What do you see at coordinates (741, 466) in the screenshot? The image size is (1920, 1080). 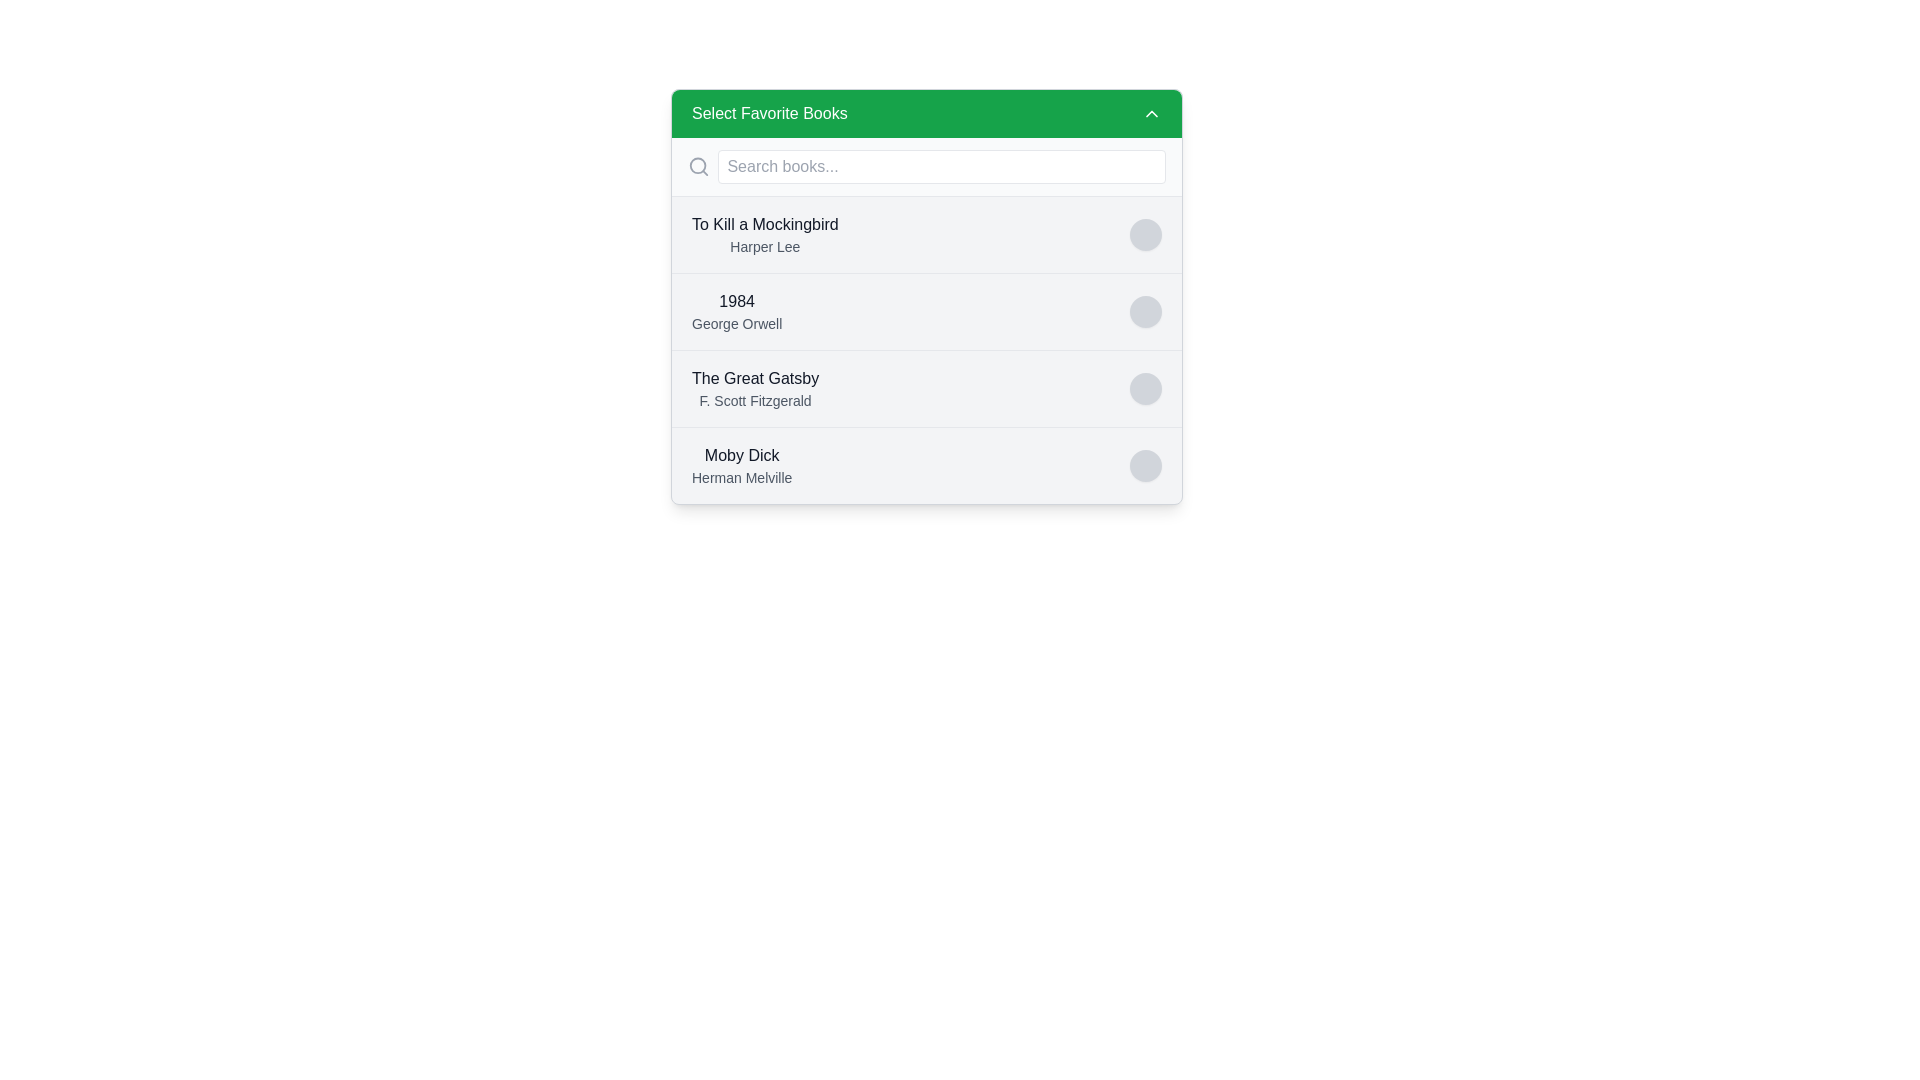 I see `the book entry label displaying the title and author, which is the last item in the list, located below 'The Great Gatsby'` at bounding box center [741, 466].